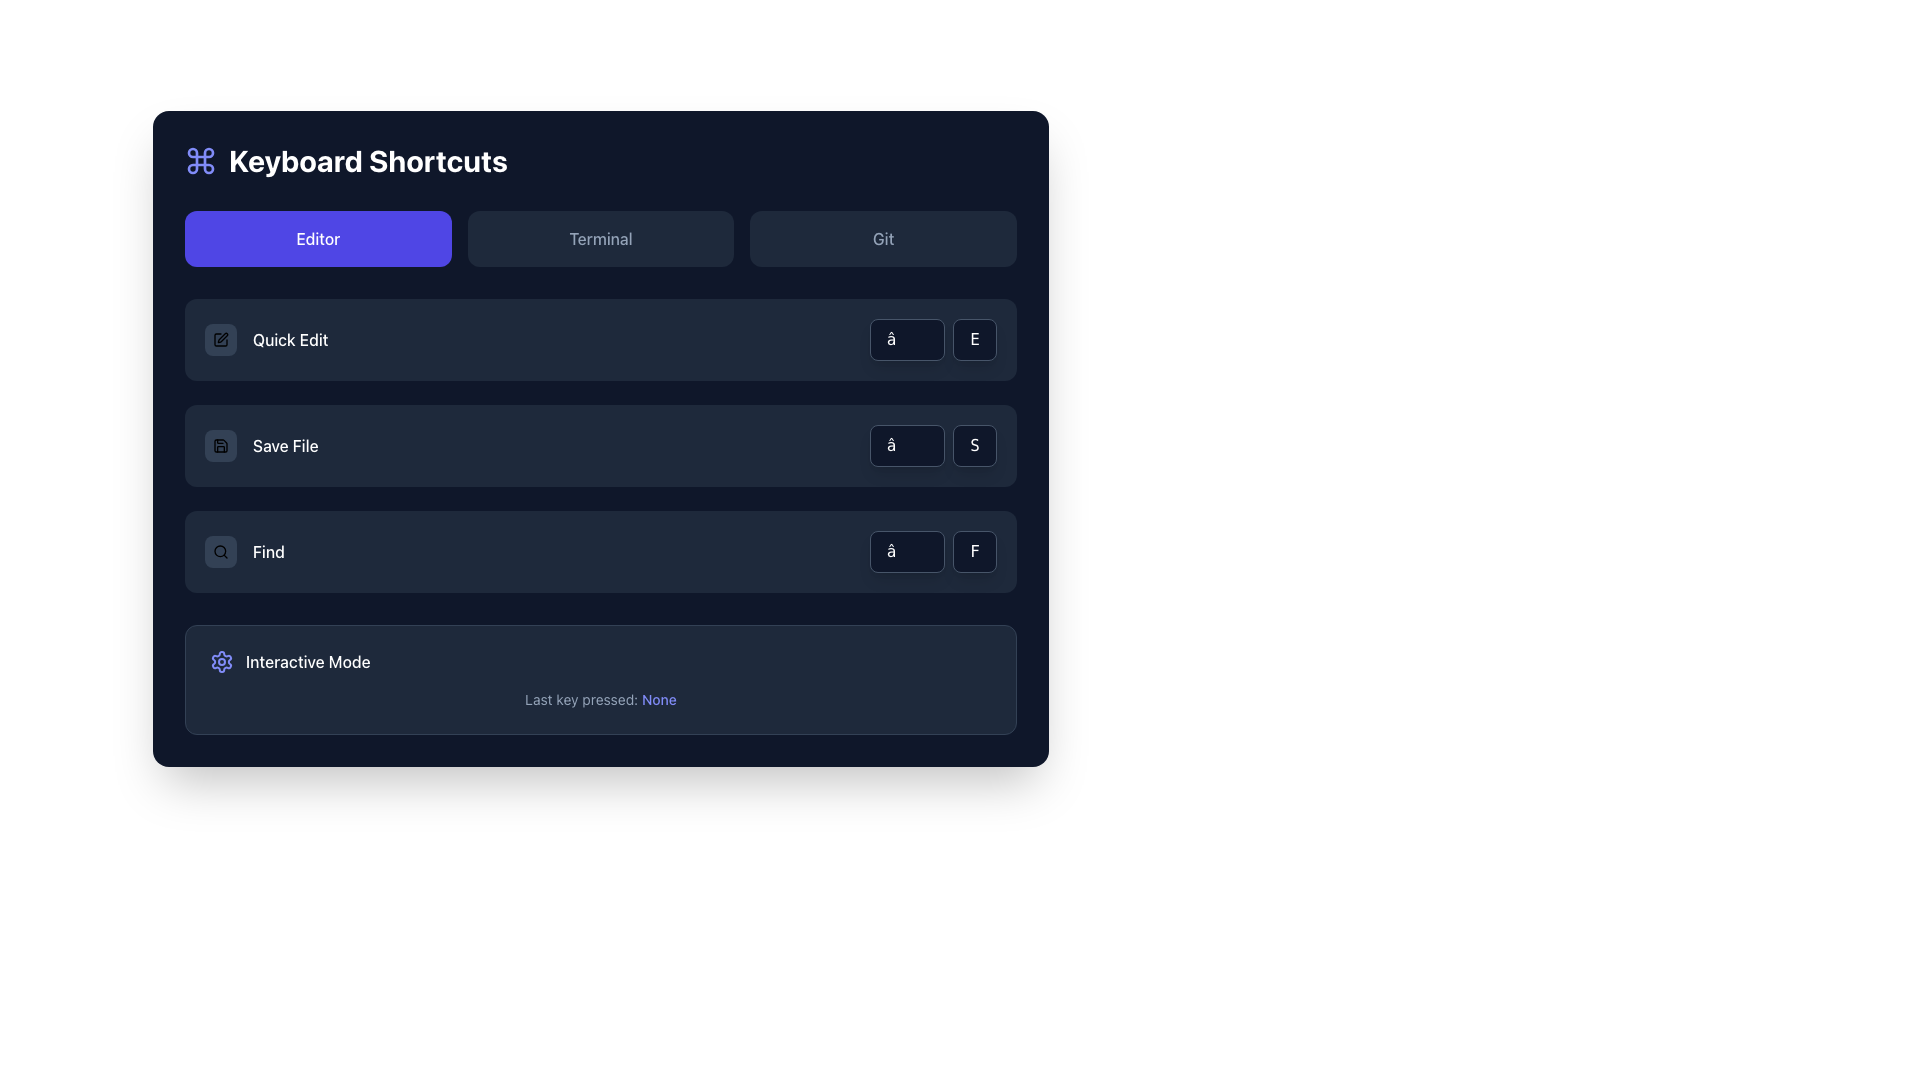 The height and width of the screenshot is (1080, 1920). I want to click on the button with a dark background and white letter 'S' centered within it, located in the center-right of the 'Save File' row, so click(975, 445).